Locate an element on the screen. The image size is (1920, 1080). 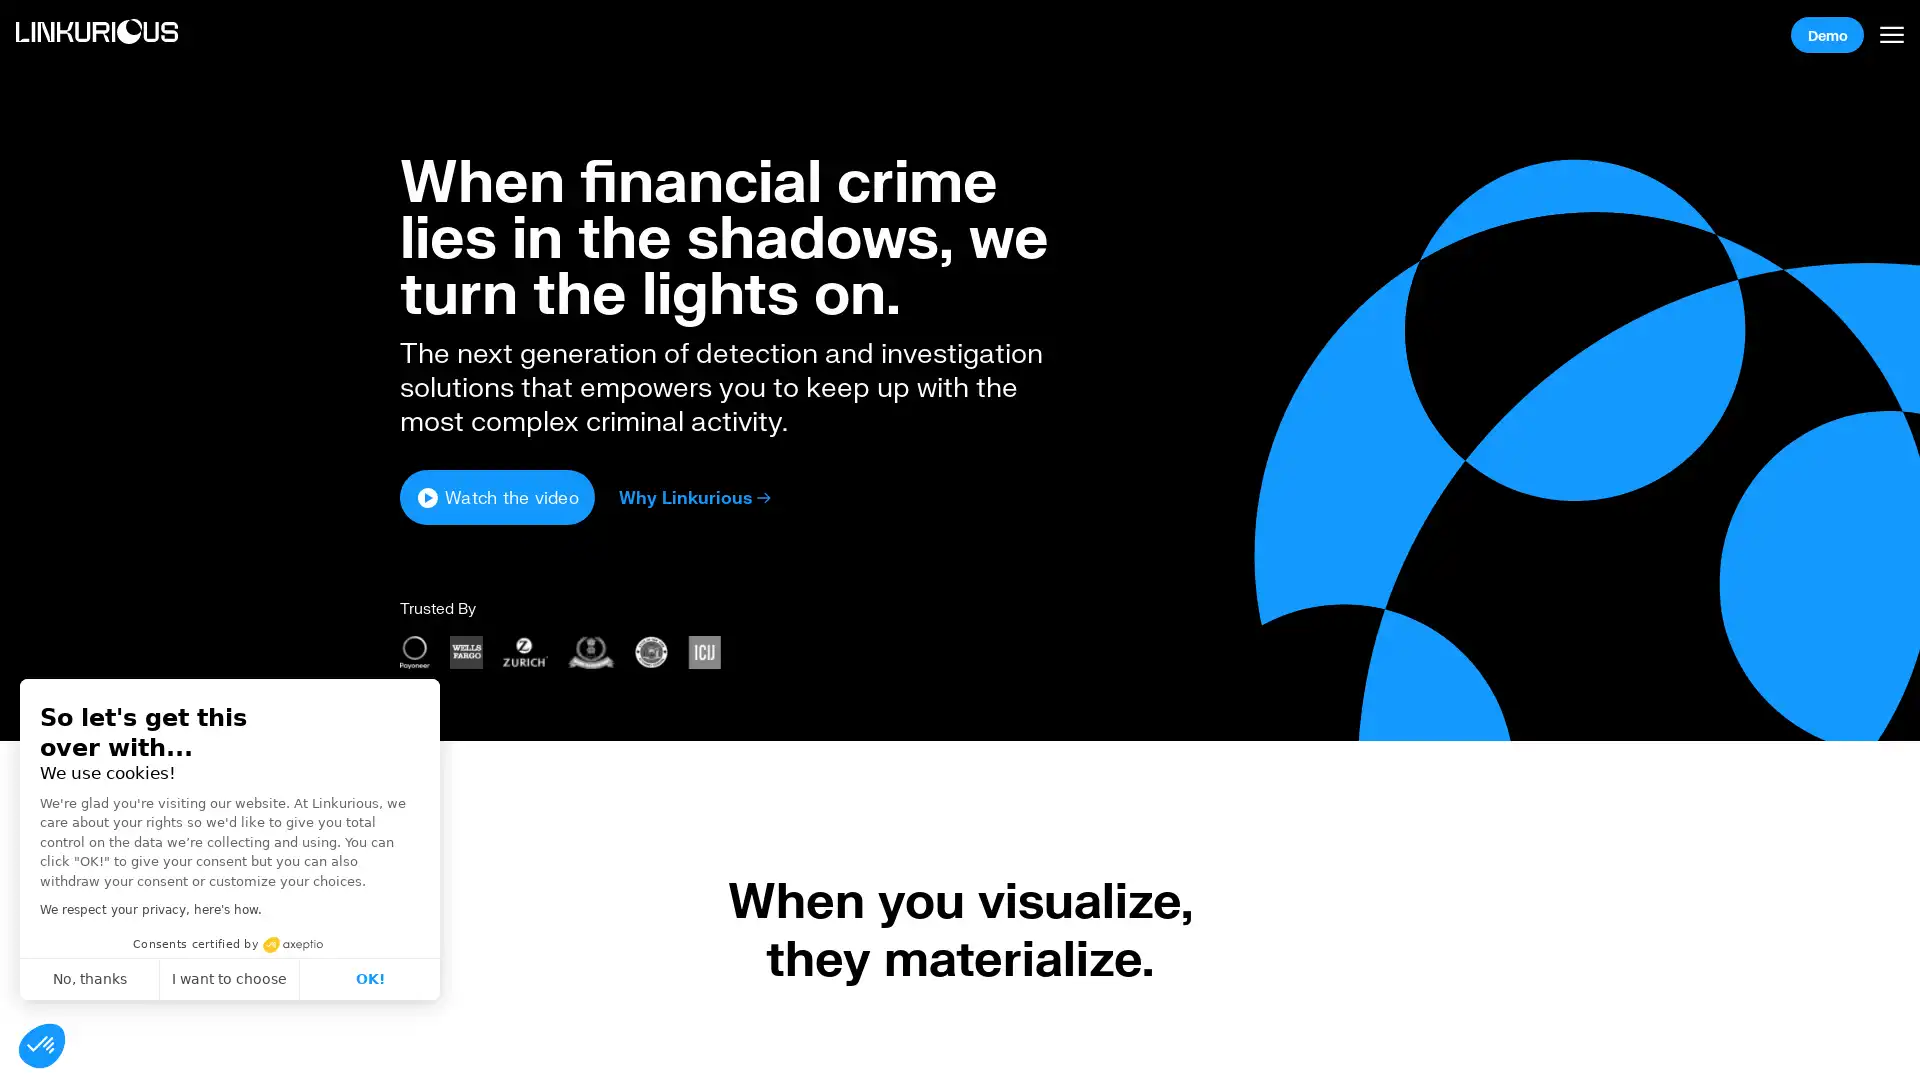
OK! is located at coordinates (369, 978).